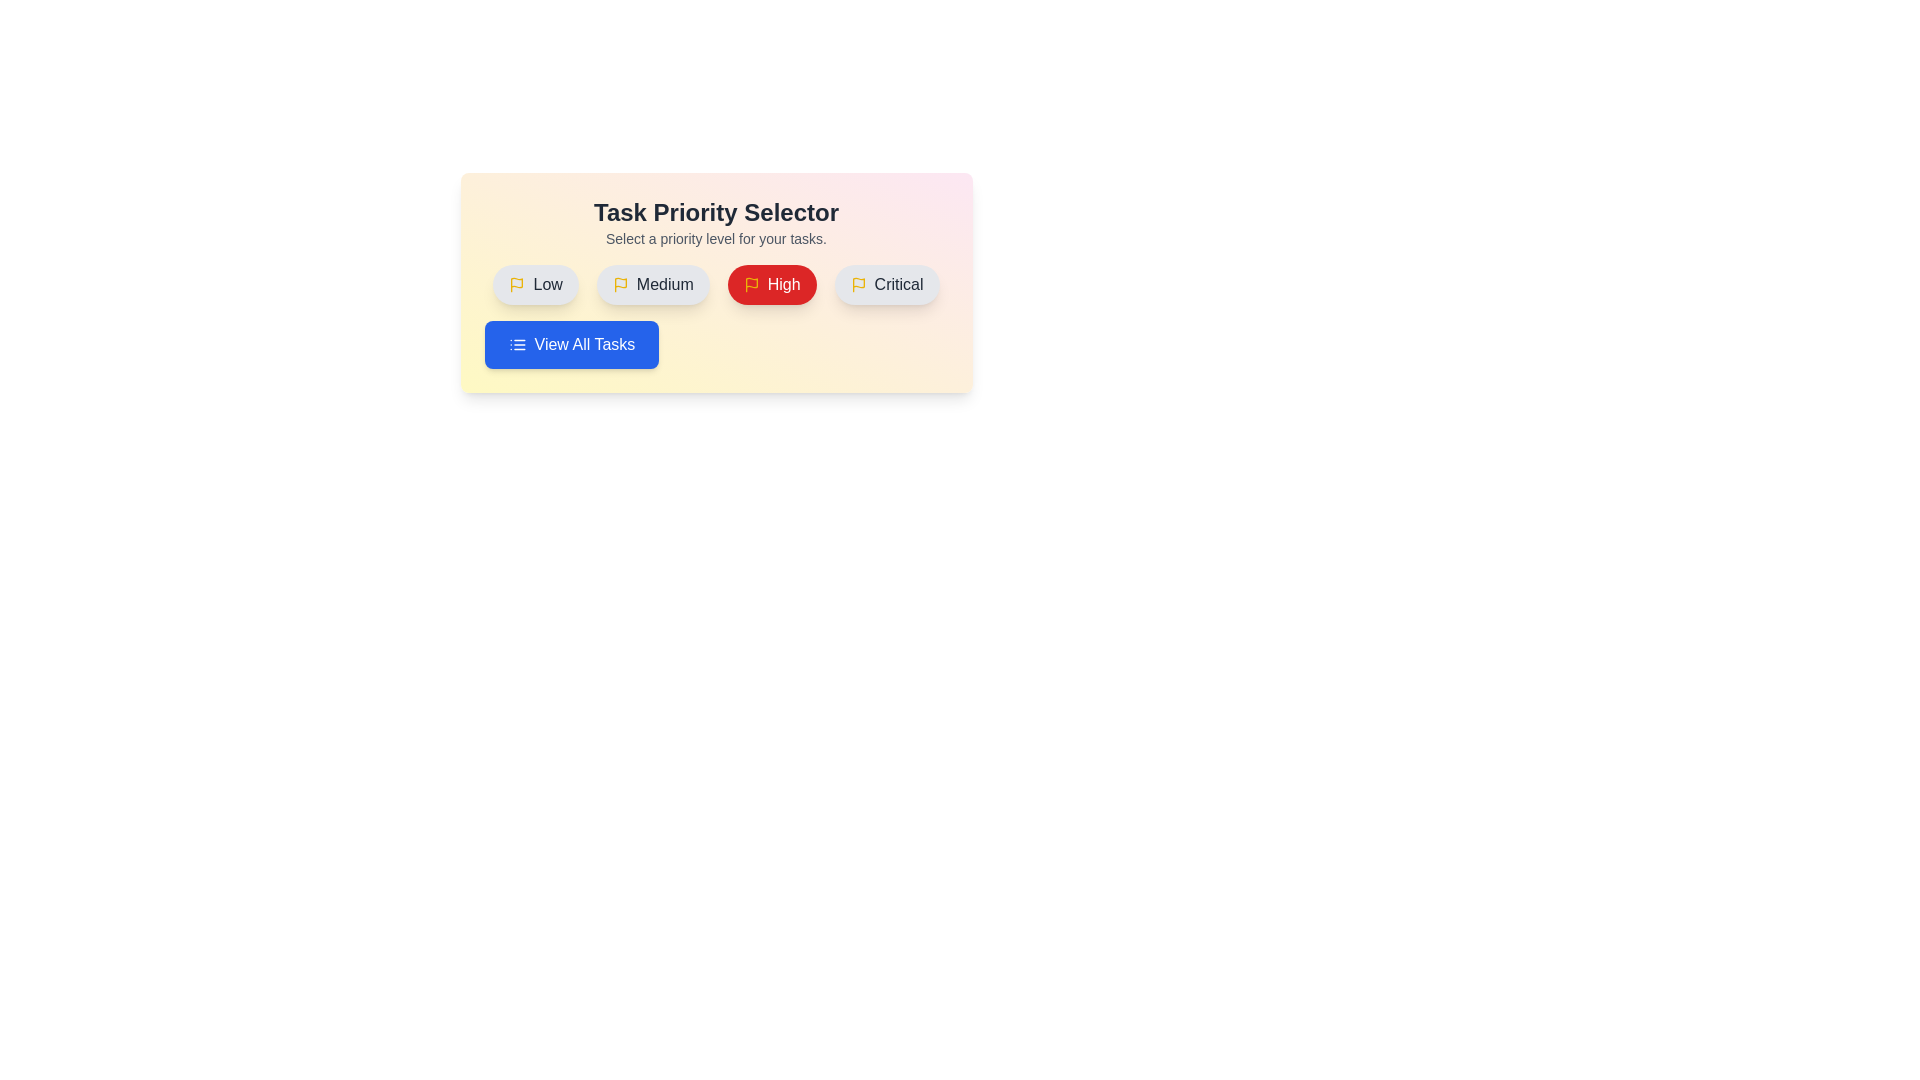 This screenshot has height=1080, width=1920. What do you see at coordinates (886, 285) in the screenshot?
I see `the button corresponding to the priority level Critical` at bounding box center [886, 285].